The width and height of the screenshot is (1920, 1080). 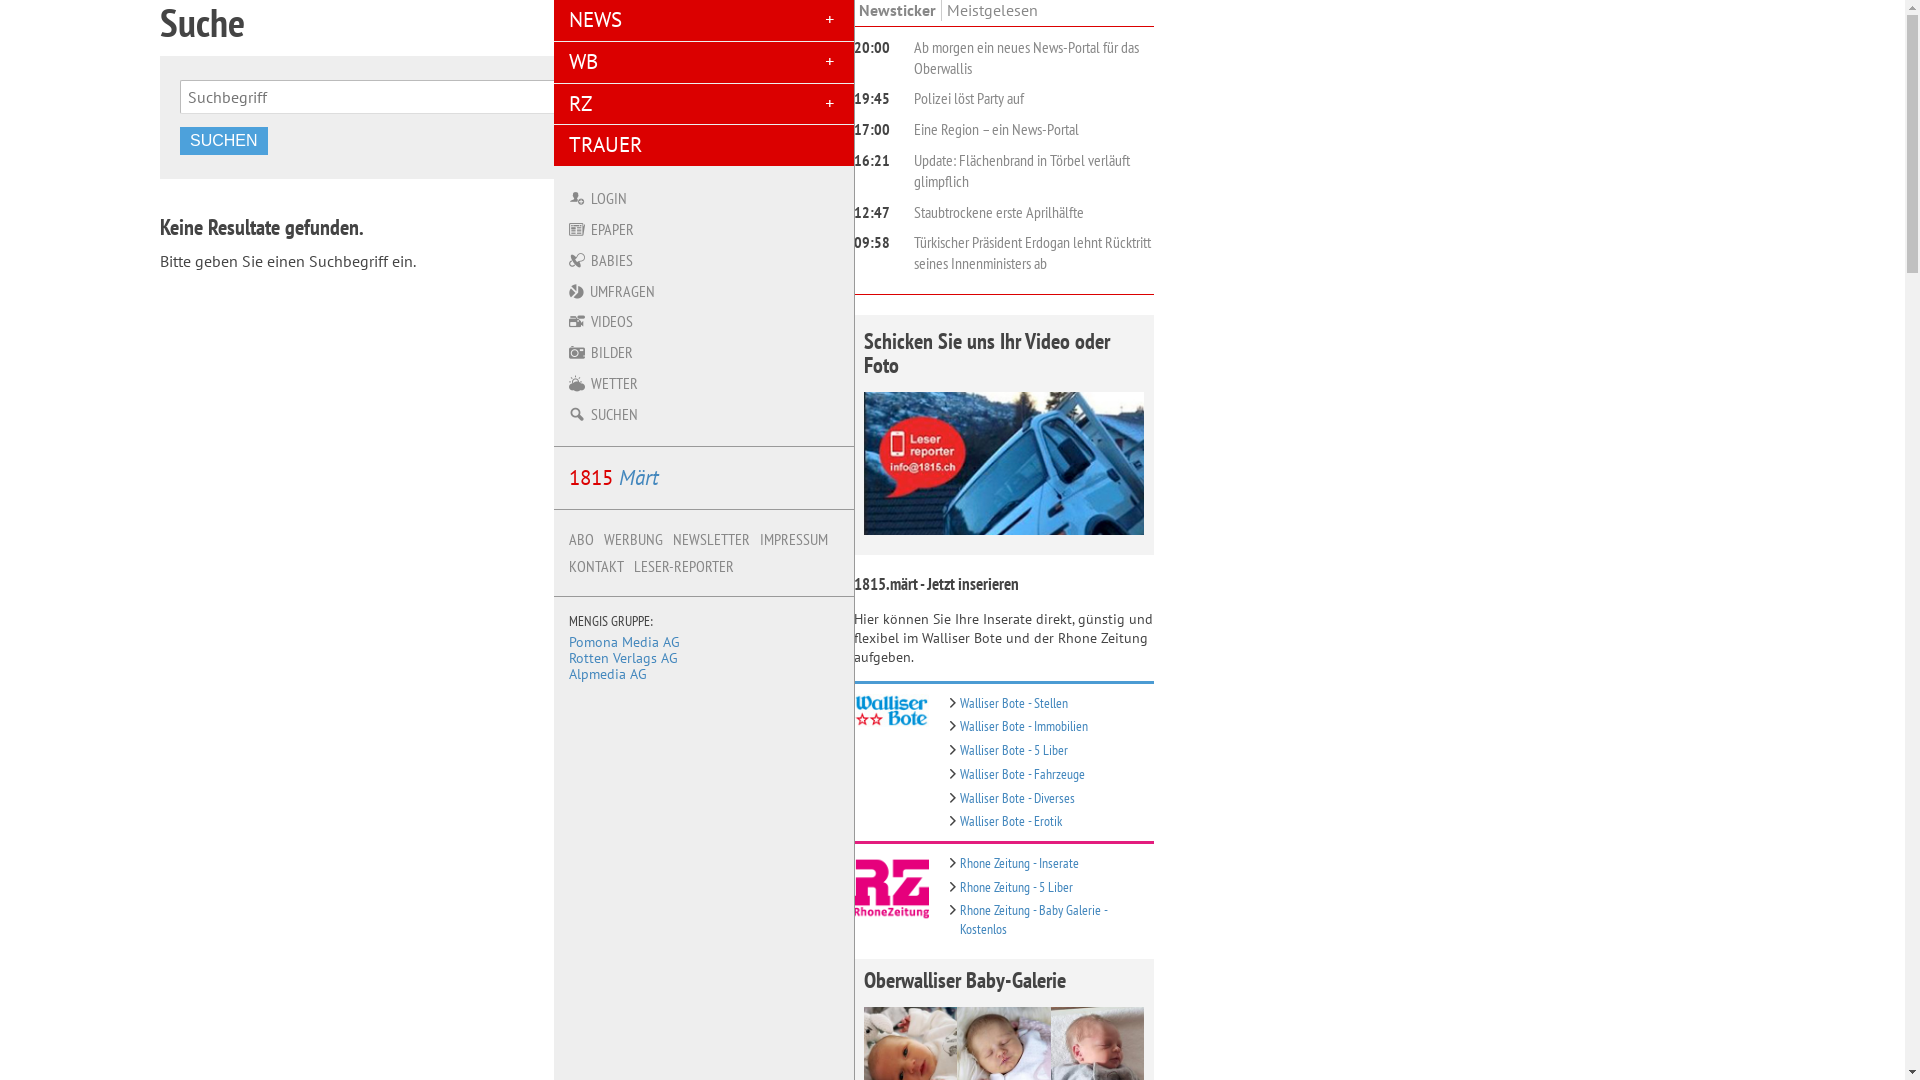 I want to click on 'NEWSLETTER', so click(x=711, y=538).